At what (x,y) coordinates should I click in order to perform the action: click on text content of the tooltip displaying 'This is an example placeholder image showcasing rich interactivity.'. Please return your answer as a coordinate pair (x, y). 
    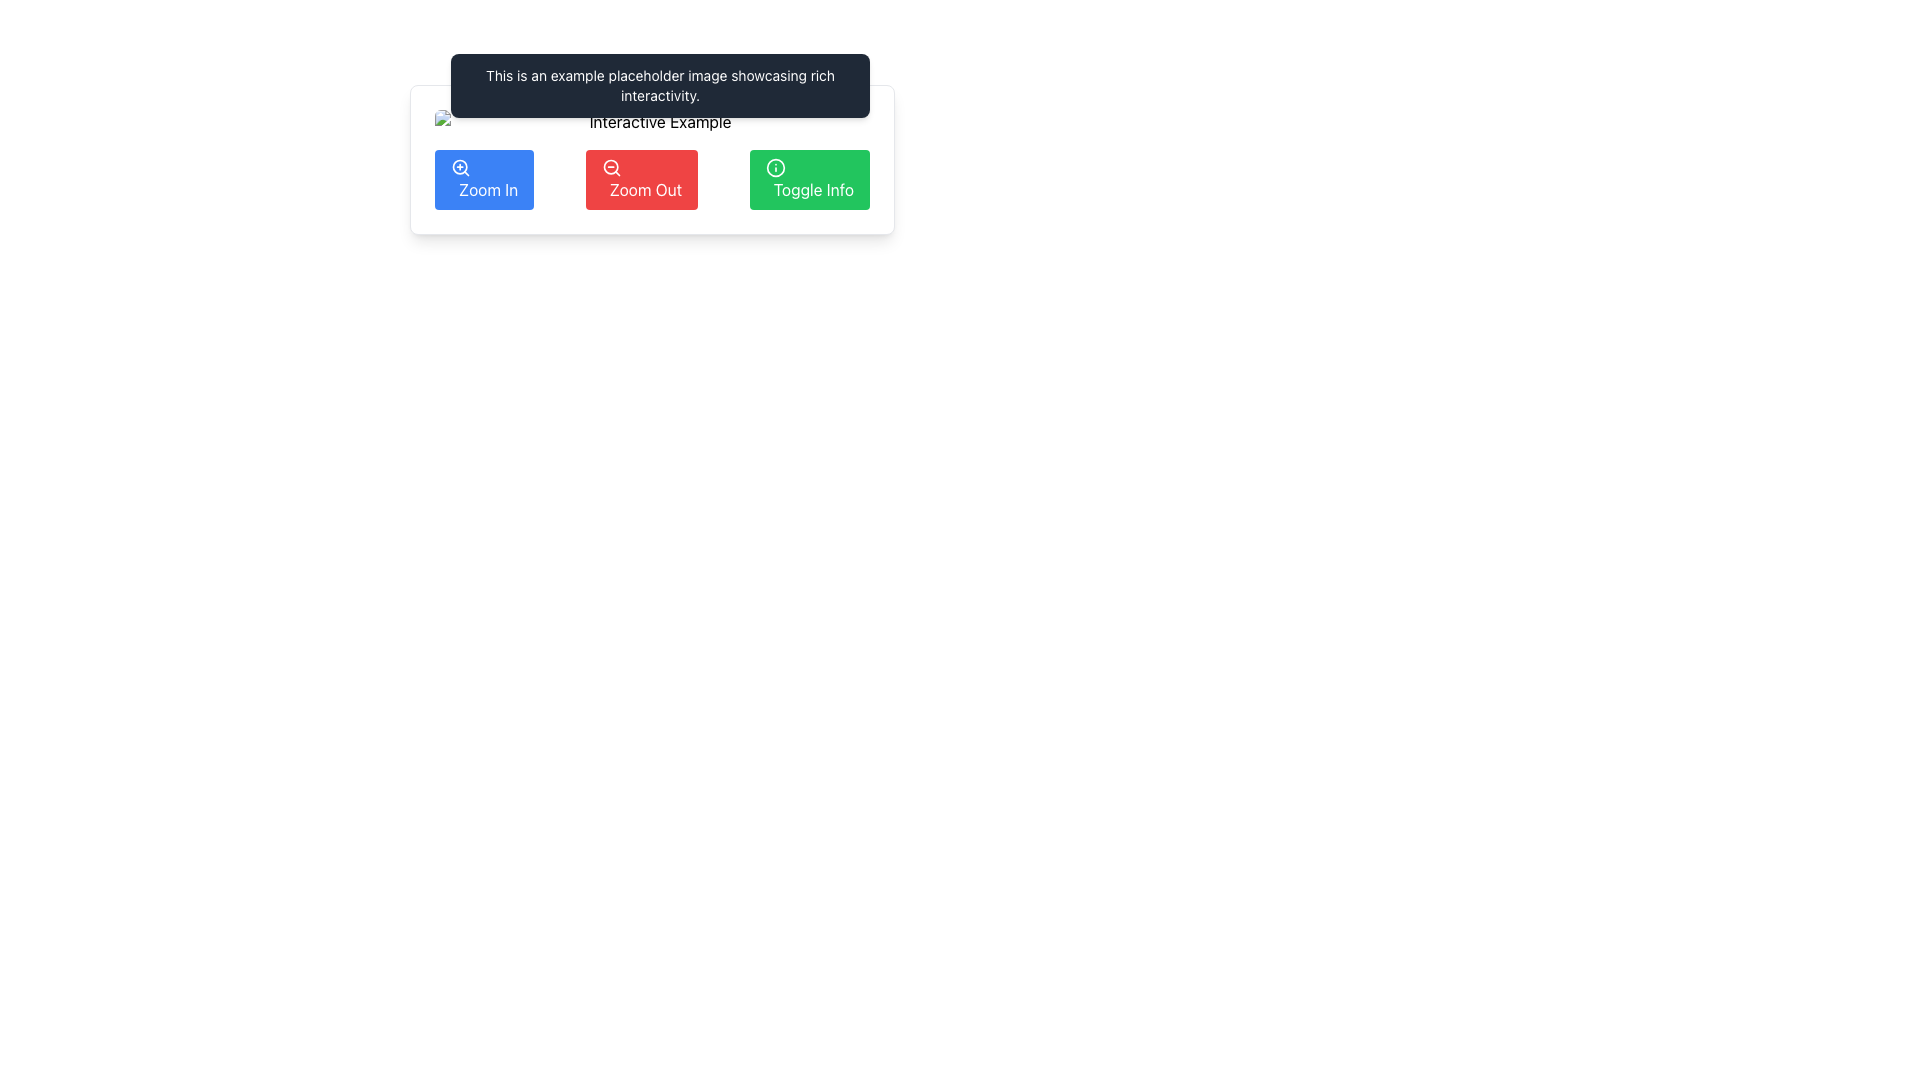
    Looking at the image, I should click on (660, 84).